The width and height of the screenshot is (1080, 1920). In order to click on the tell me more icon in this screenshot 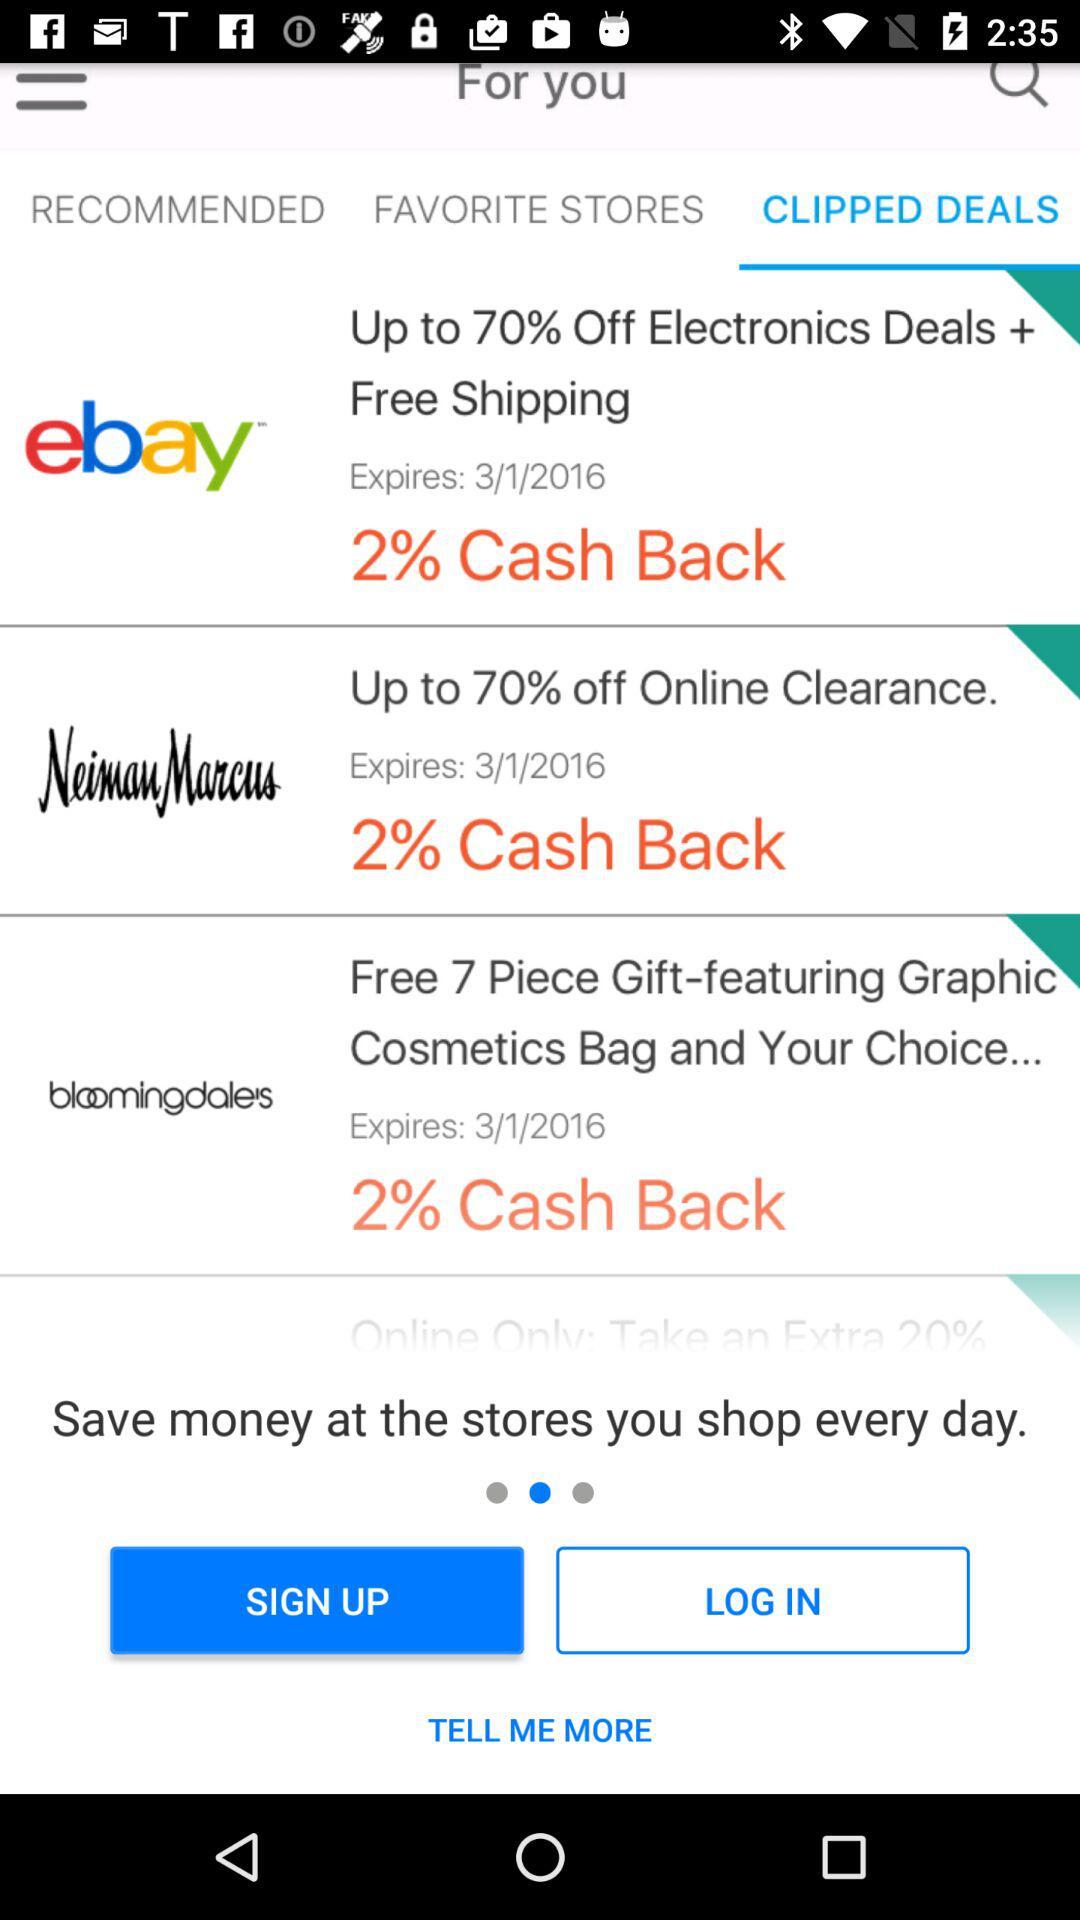, I will do `click(540, 1728)`.